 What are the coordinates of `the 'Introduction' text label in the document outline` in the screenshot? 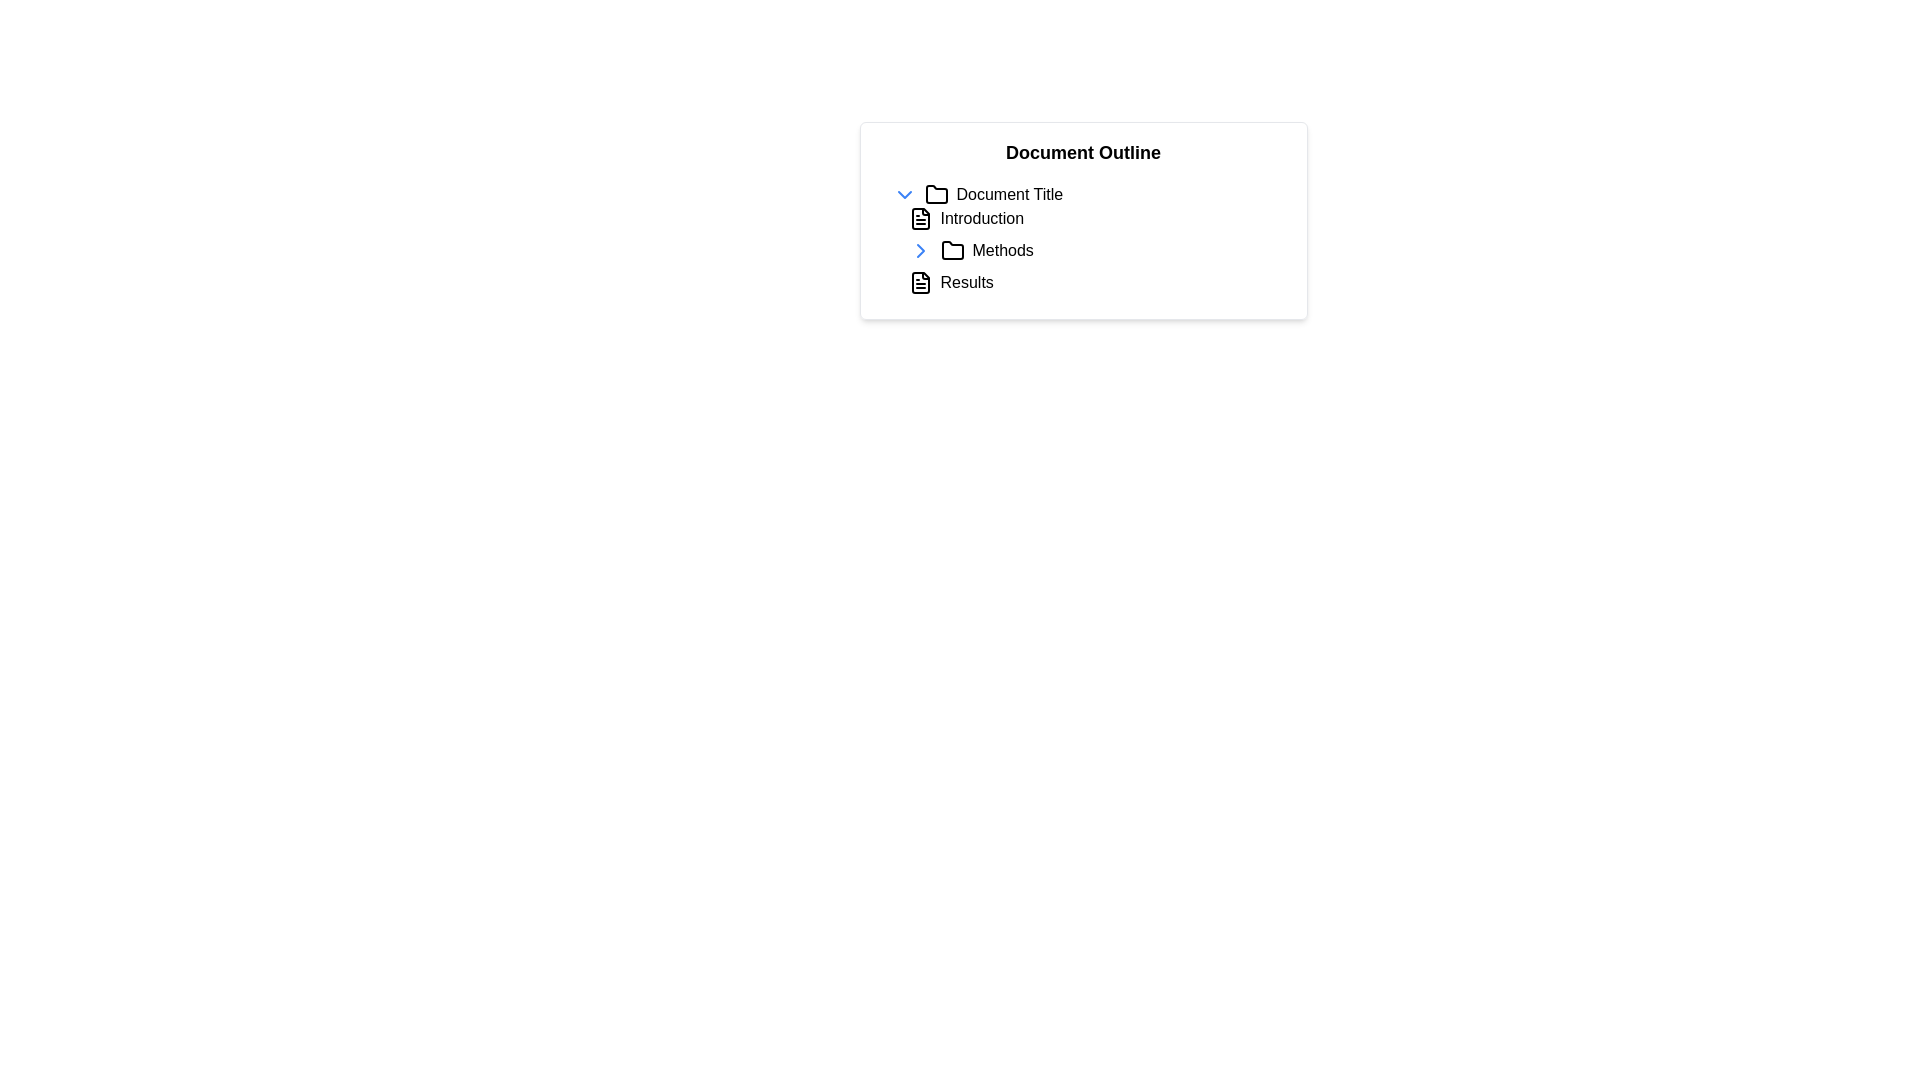 It's located at (982, 219).